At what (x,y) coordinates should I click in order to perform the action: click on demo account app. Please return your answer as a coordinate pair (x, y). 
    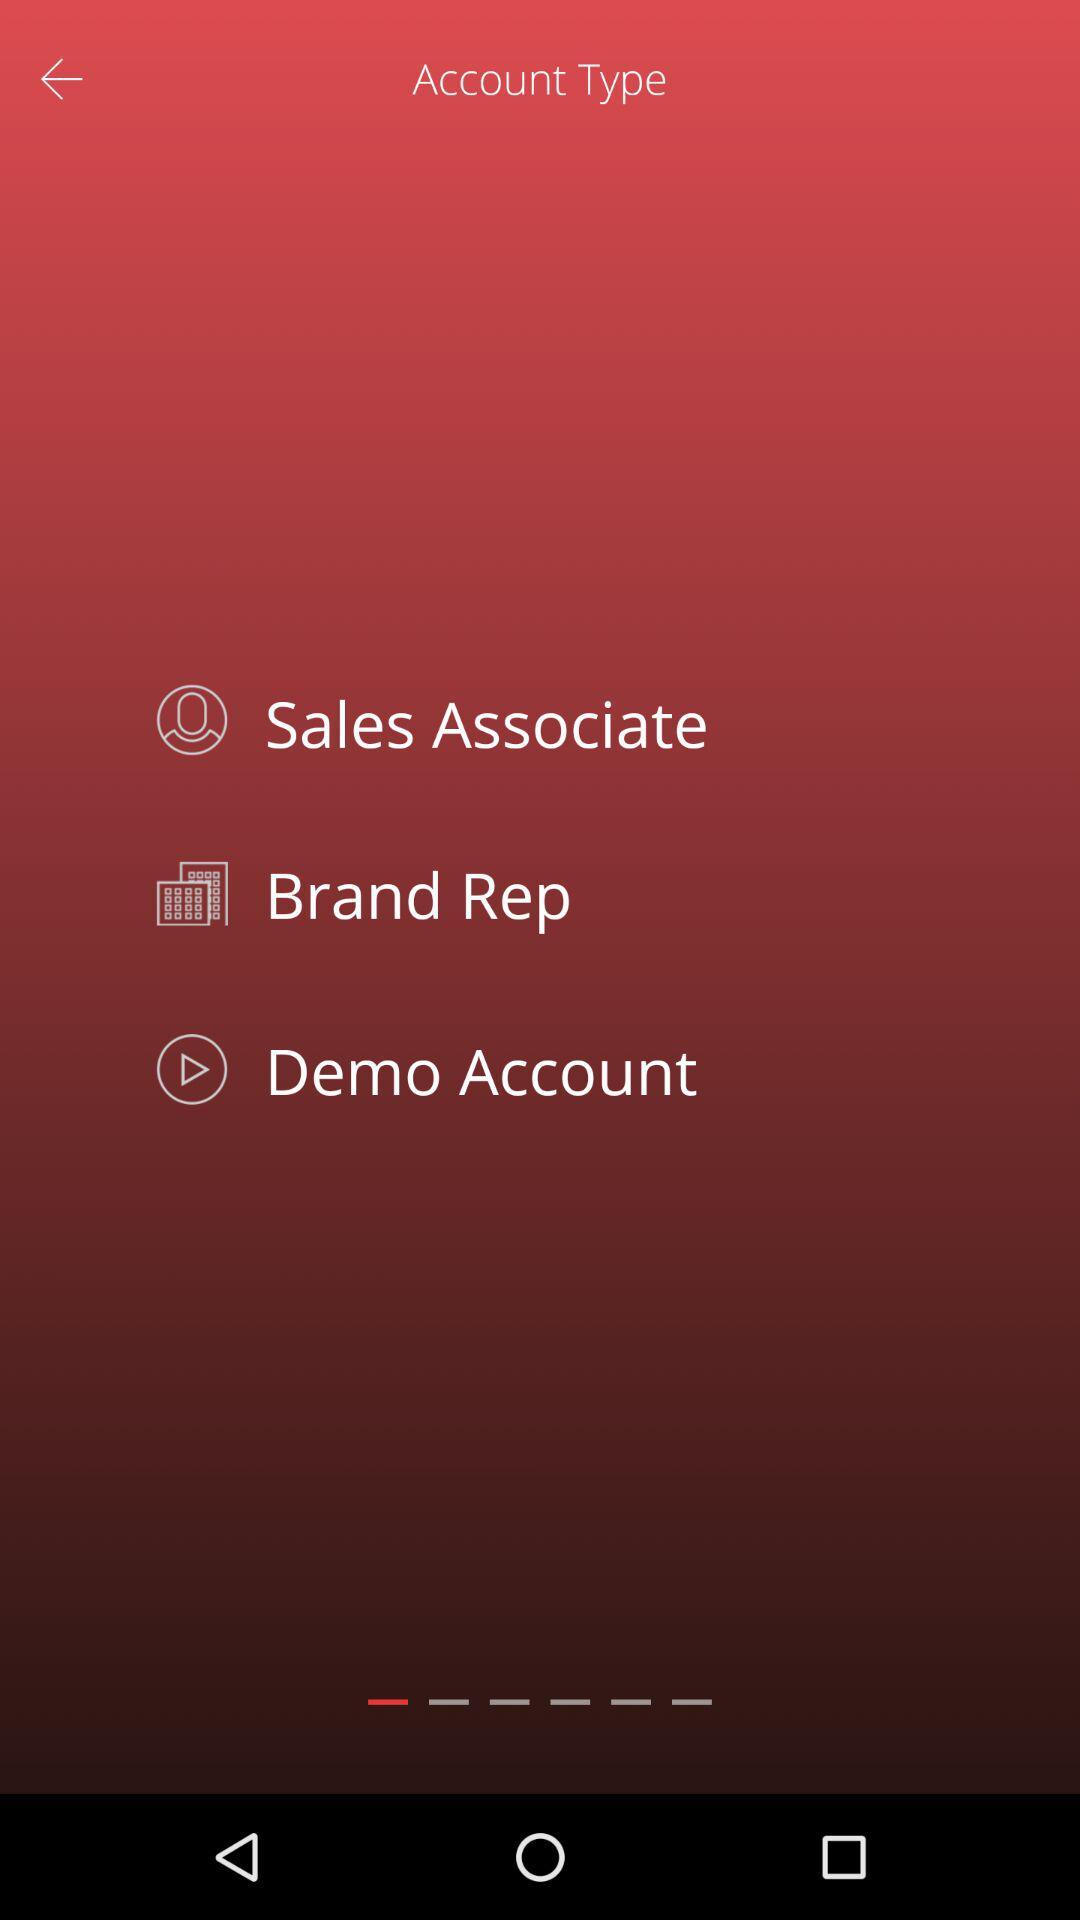
    Looking at the image, I should click on (585, 1069).